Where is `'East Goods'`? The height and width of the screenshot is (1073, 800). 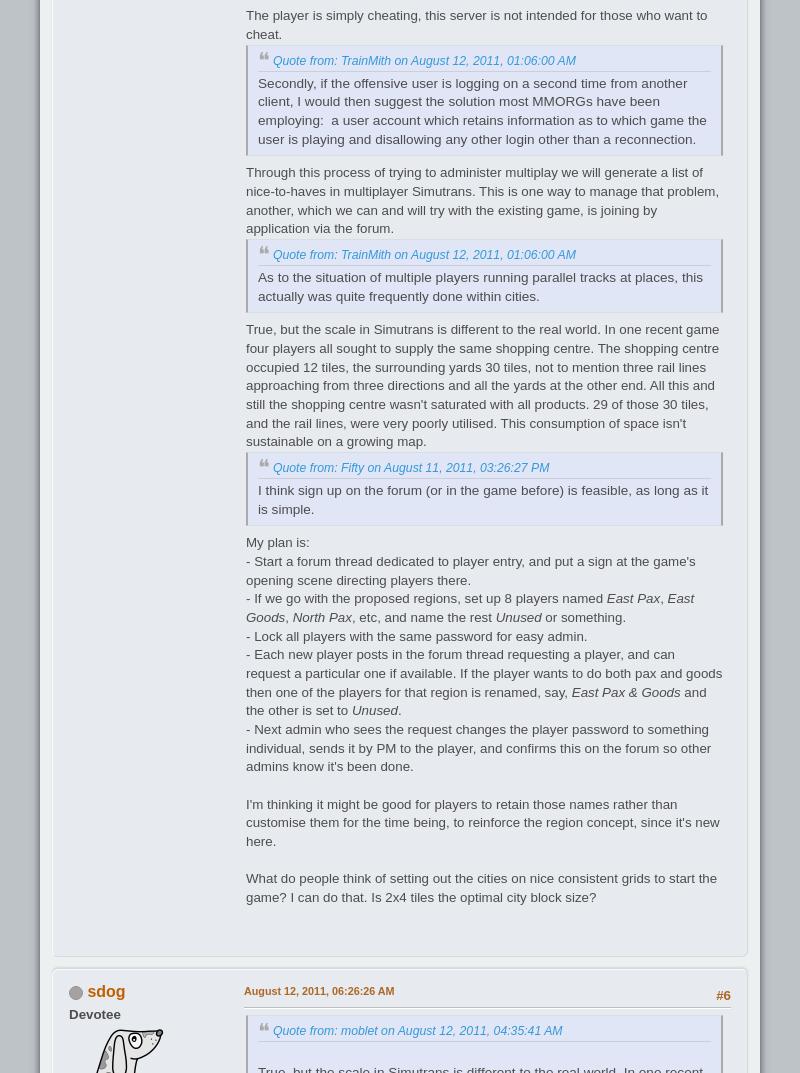 'East Goods' is located at coordinates (470, 606).